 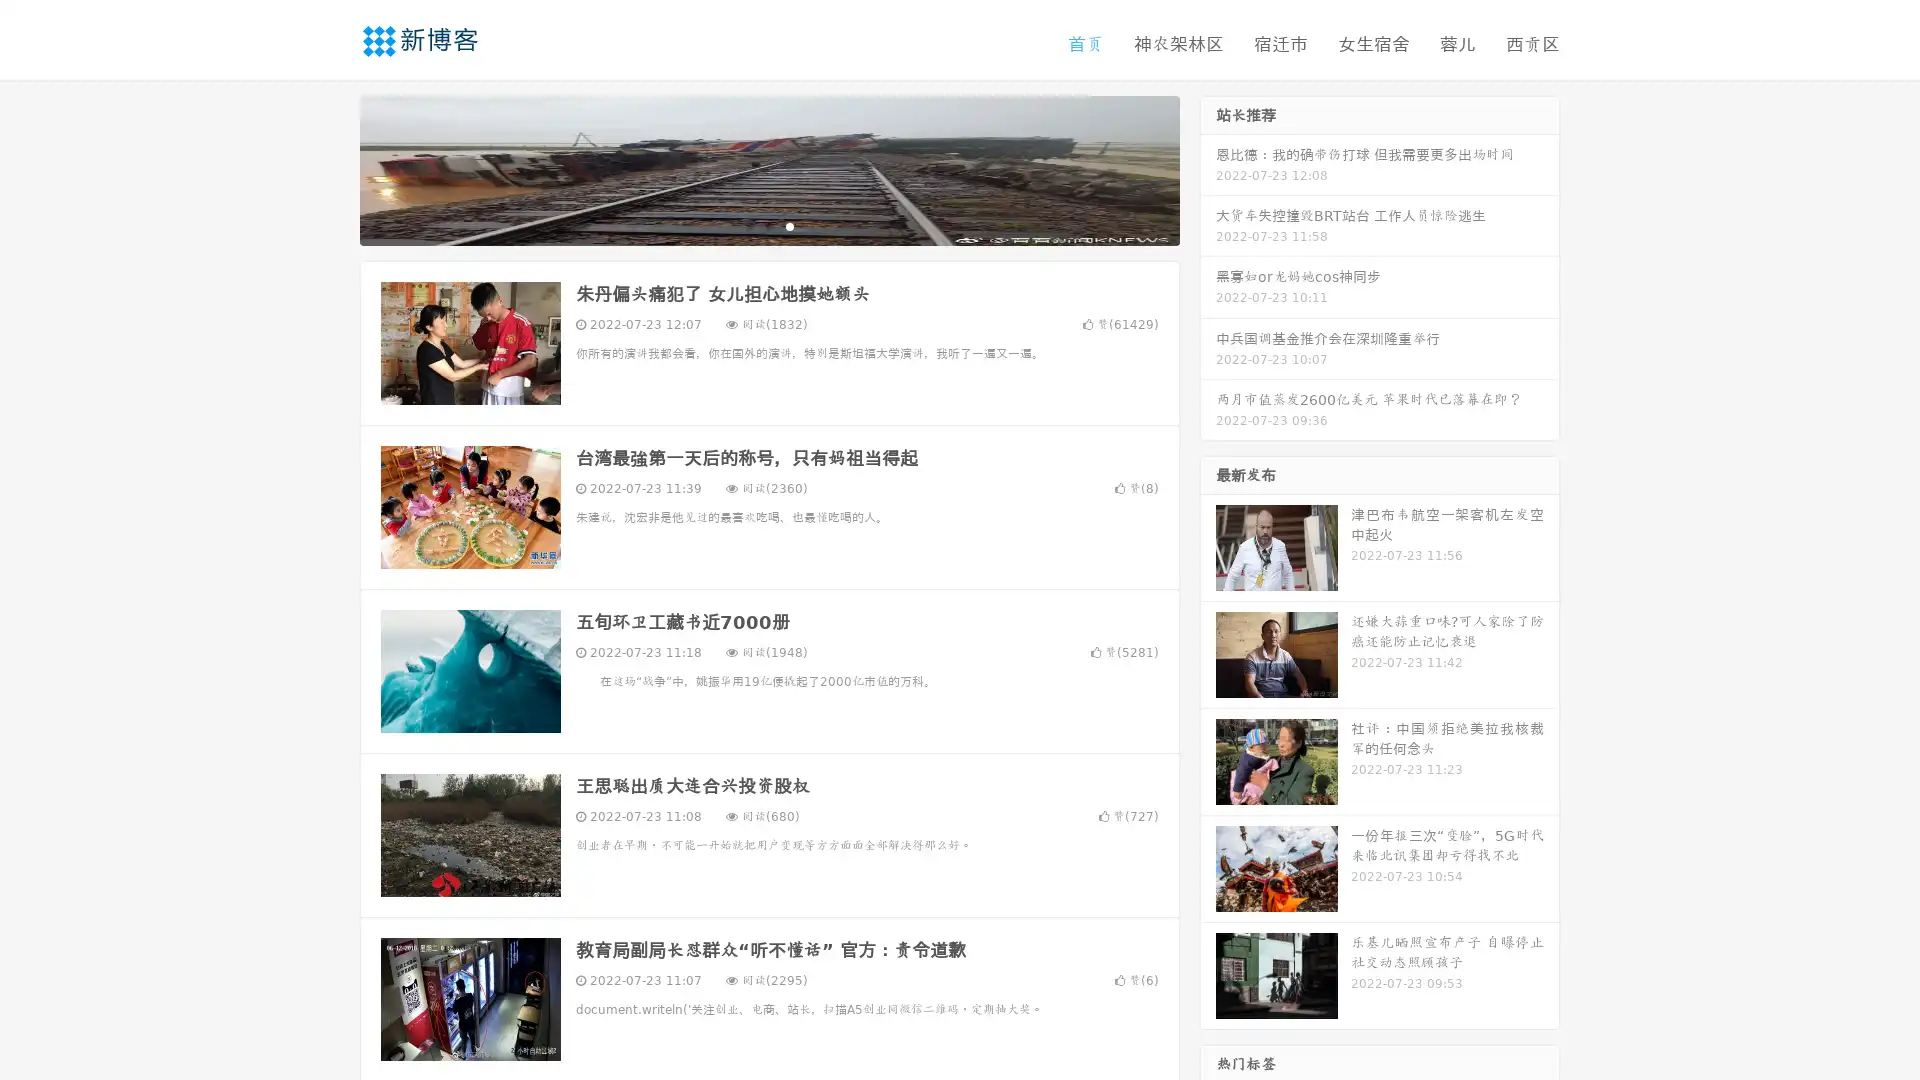 I want to click on Previous slide, so click(x=330, y=168).